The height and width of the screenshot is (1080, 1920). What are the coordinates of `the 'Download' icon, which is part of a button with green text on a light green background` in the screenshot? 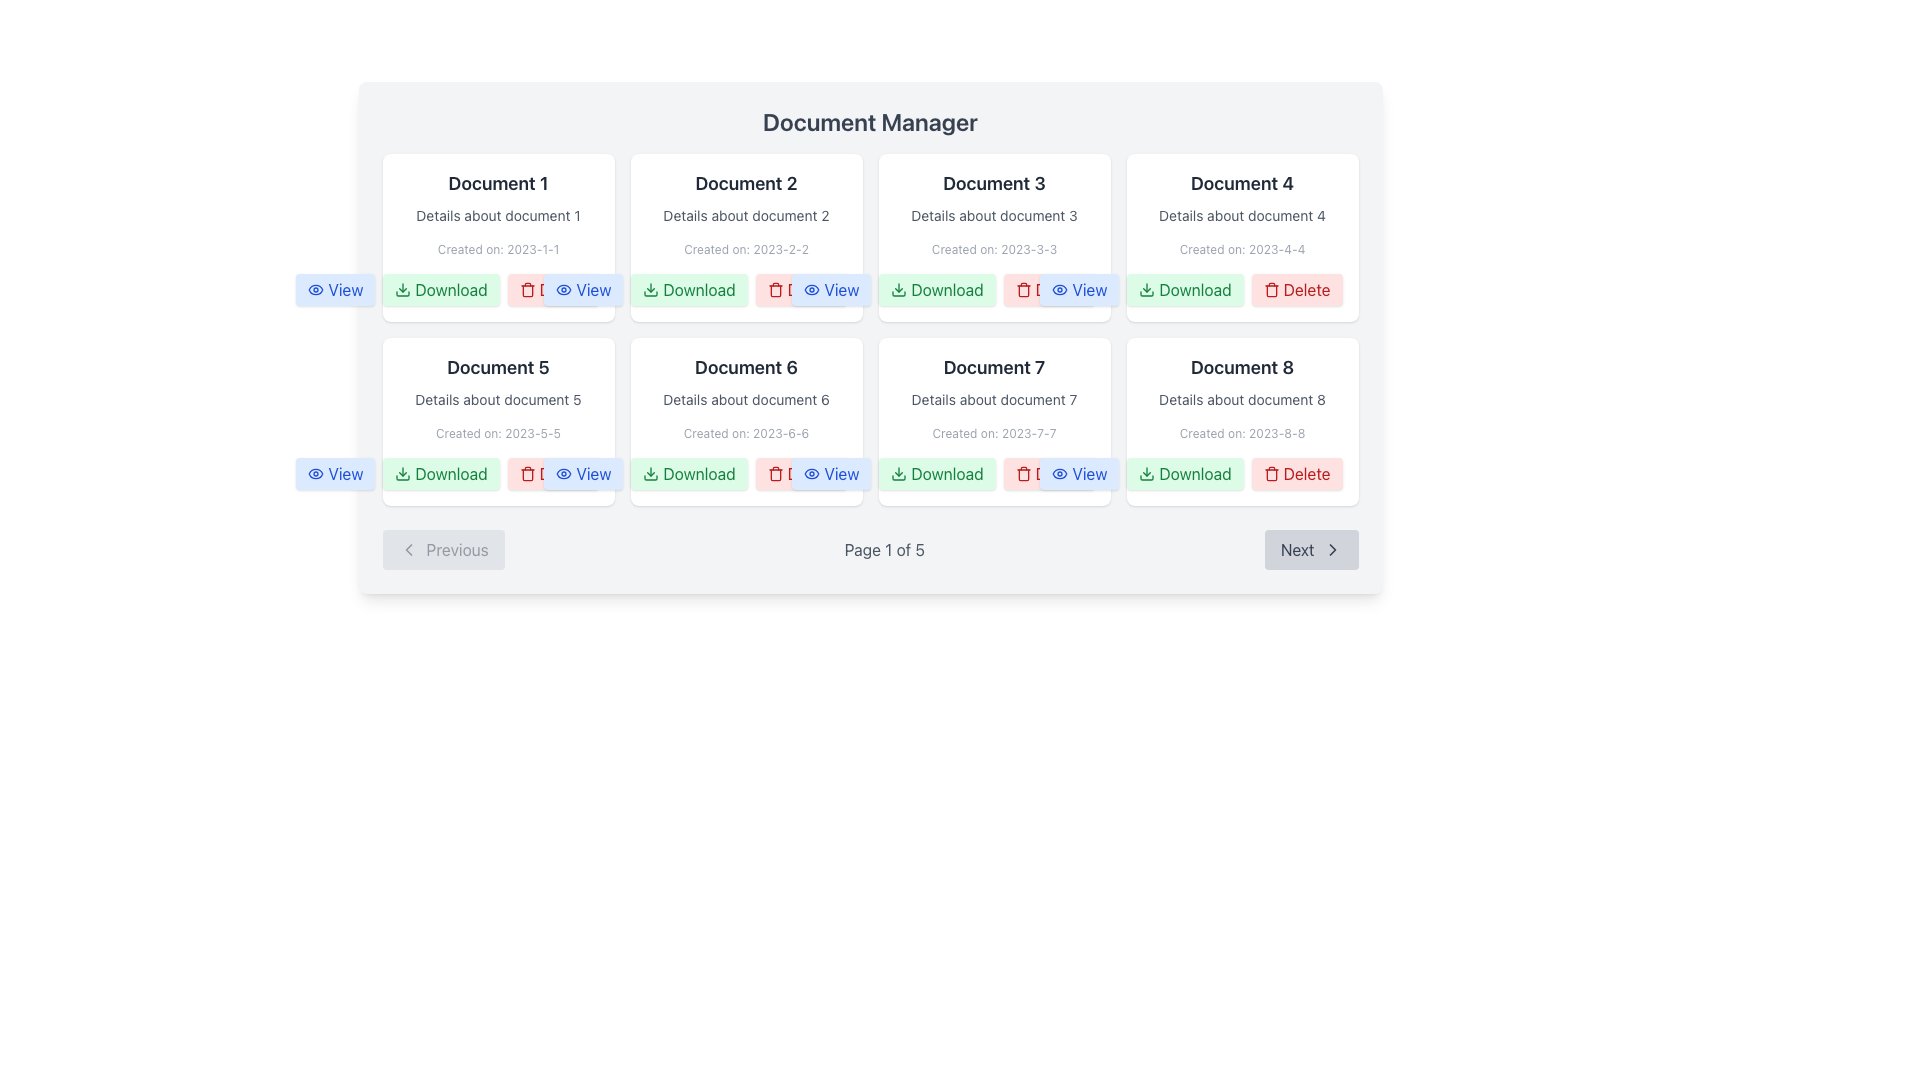 It's located at (898, 474).